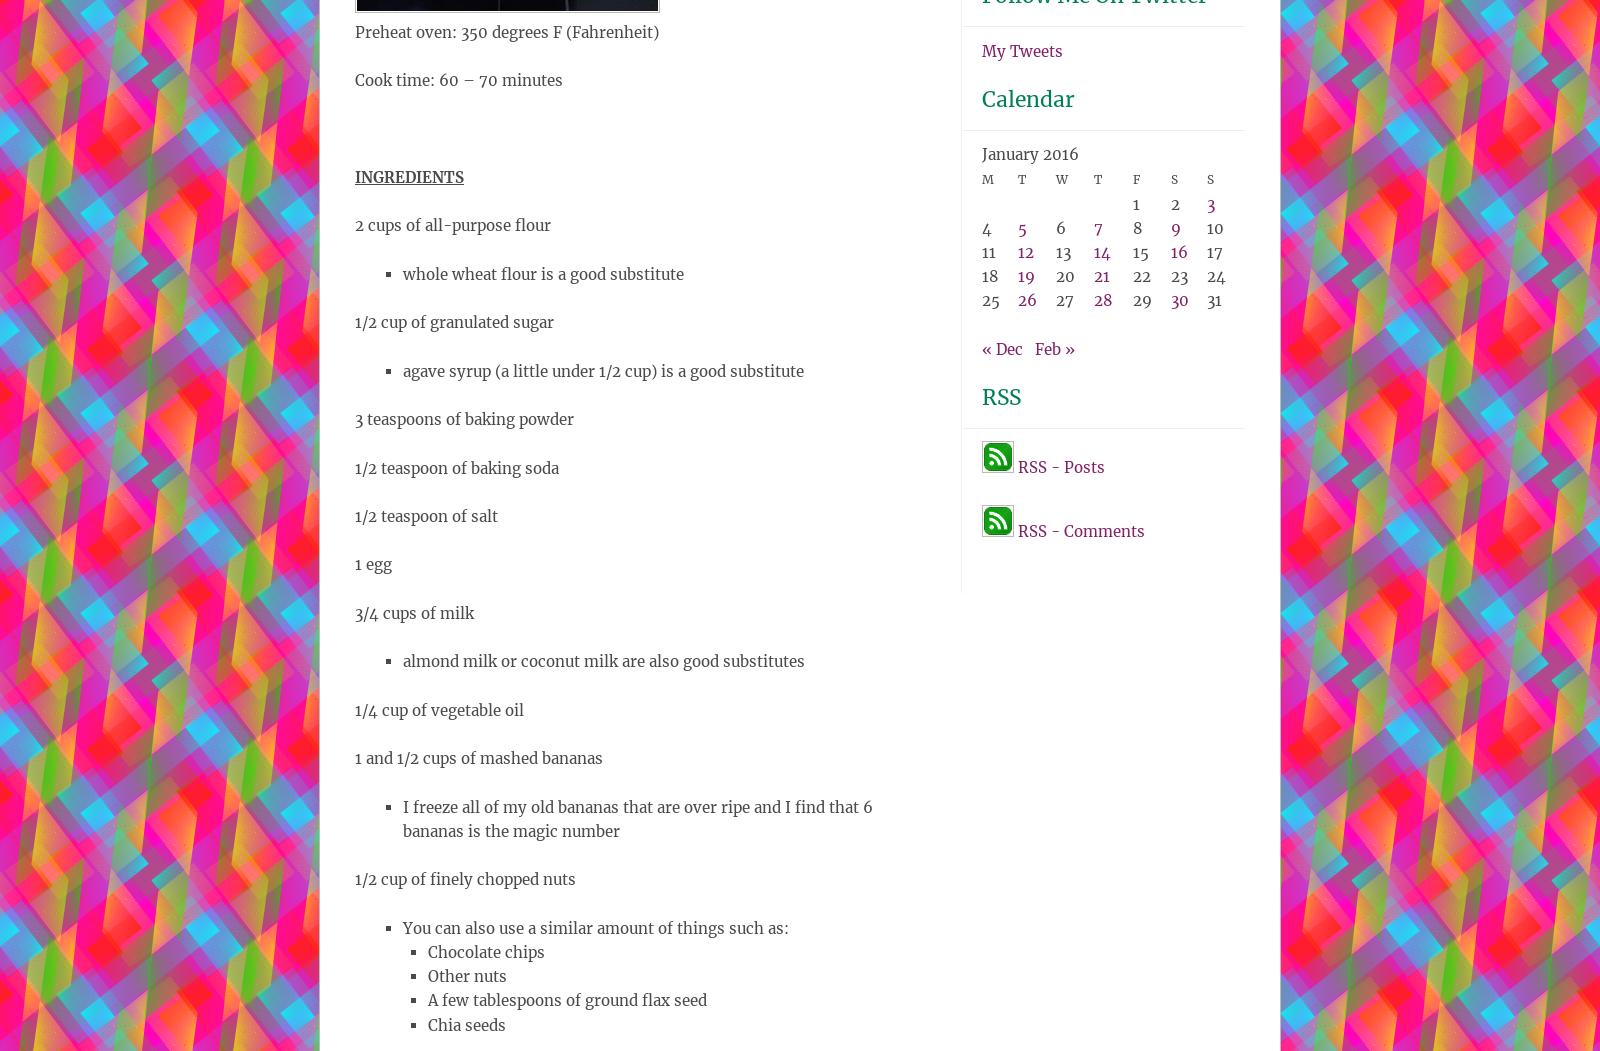  Describe the element at coordinates (453, 321) in the screenshot. I see `'1/2 cup of granulated sugar'` at that location.